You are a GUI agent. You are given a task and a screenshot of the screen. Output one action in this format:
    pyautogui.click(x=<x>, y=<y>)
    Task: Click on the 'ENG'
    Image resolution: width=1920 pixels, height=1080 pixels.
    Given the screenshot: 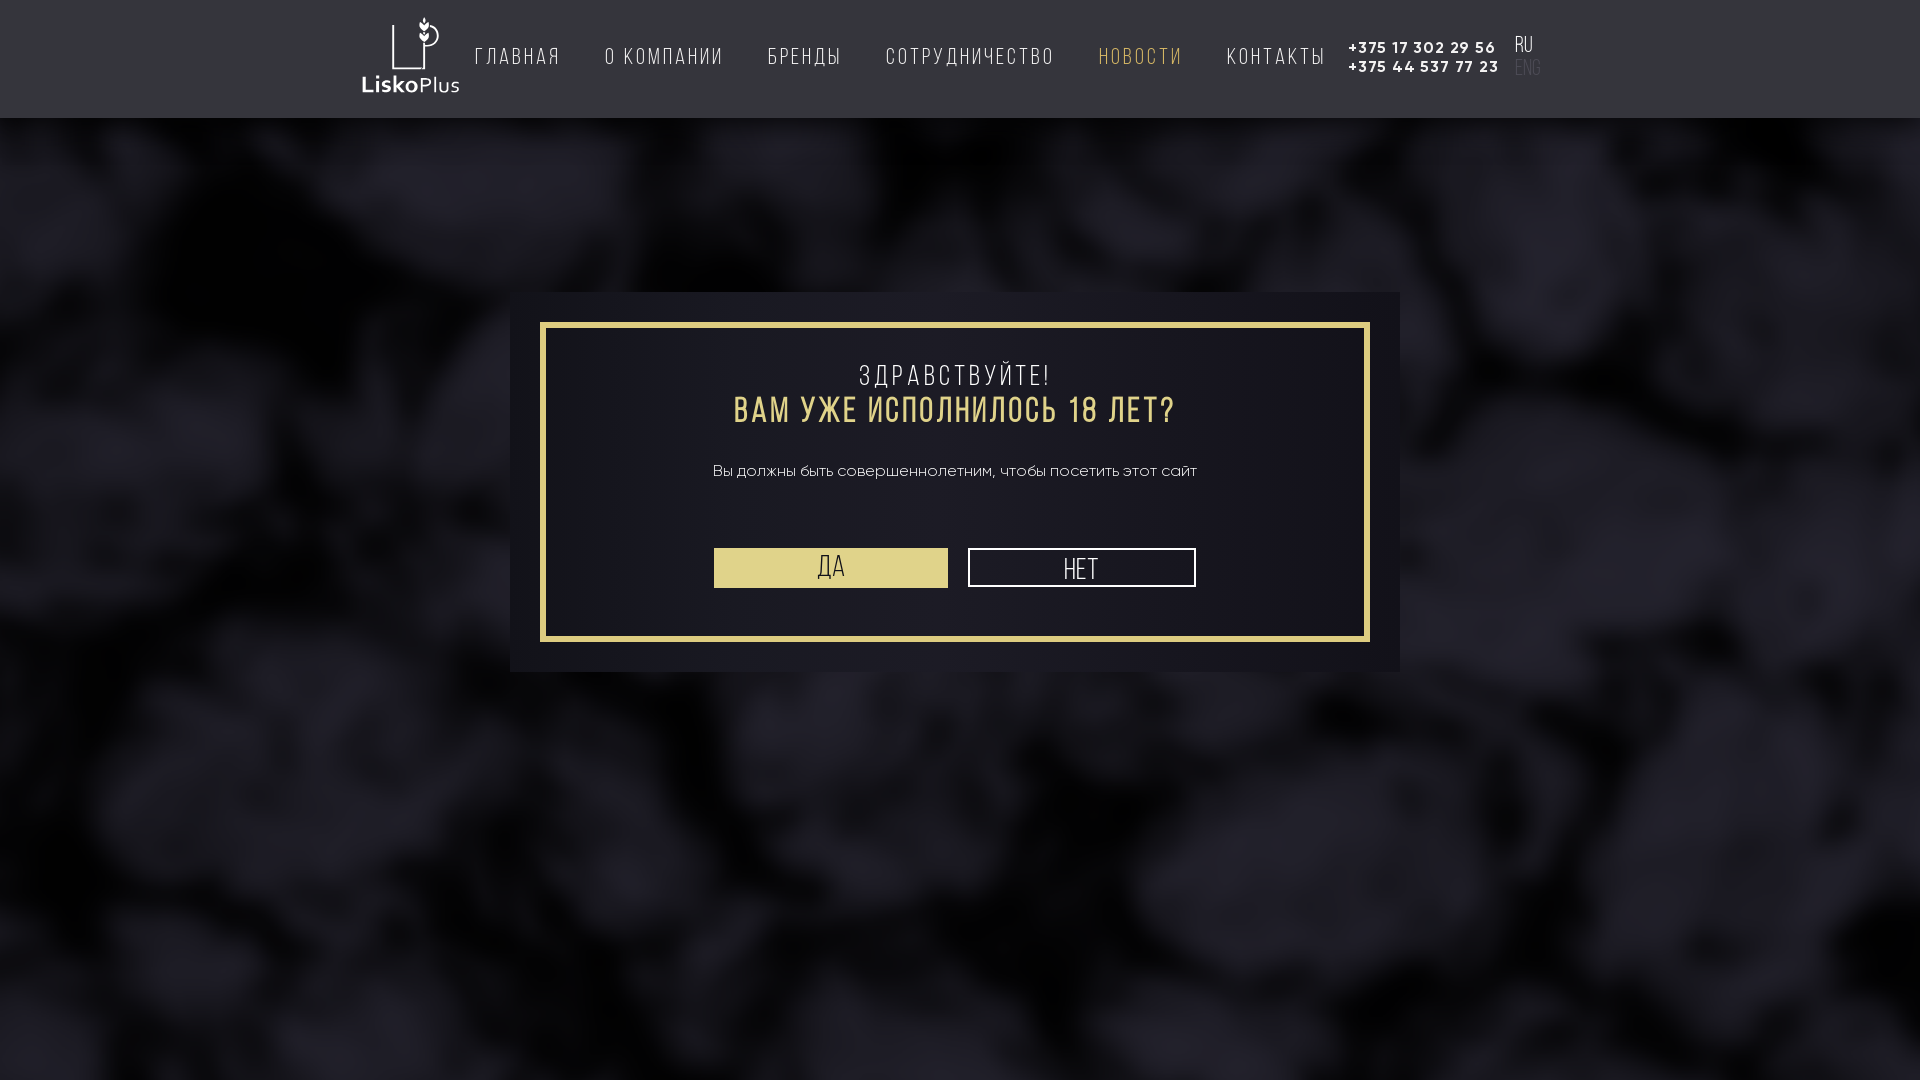 What is the action you would take?
    pyautogui.click(x=1526, y=68)
    